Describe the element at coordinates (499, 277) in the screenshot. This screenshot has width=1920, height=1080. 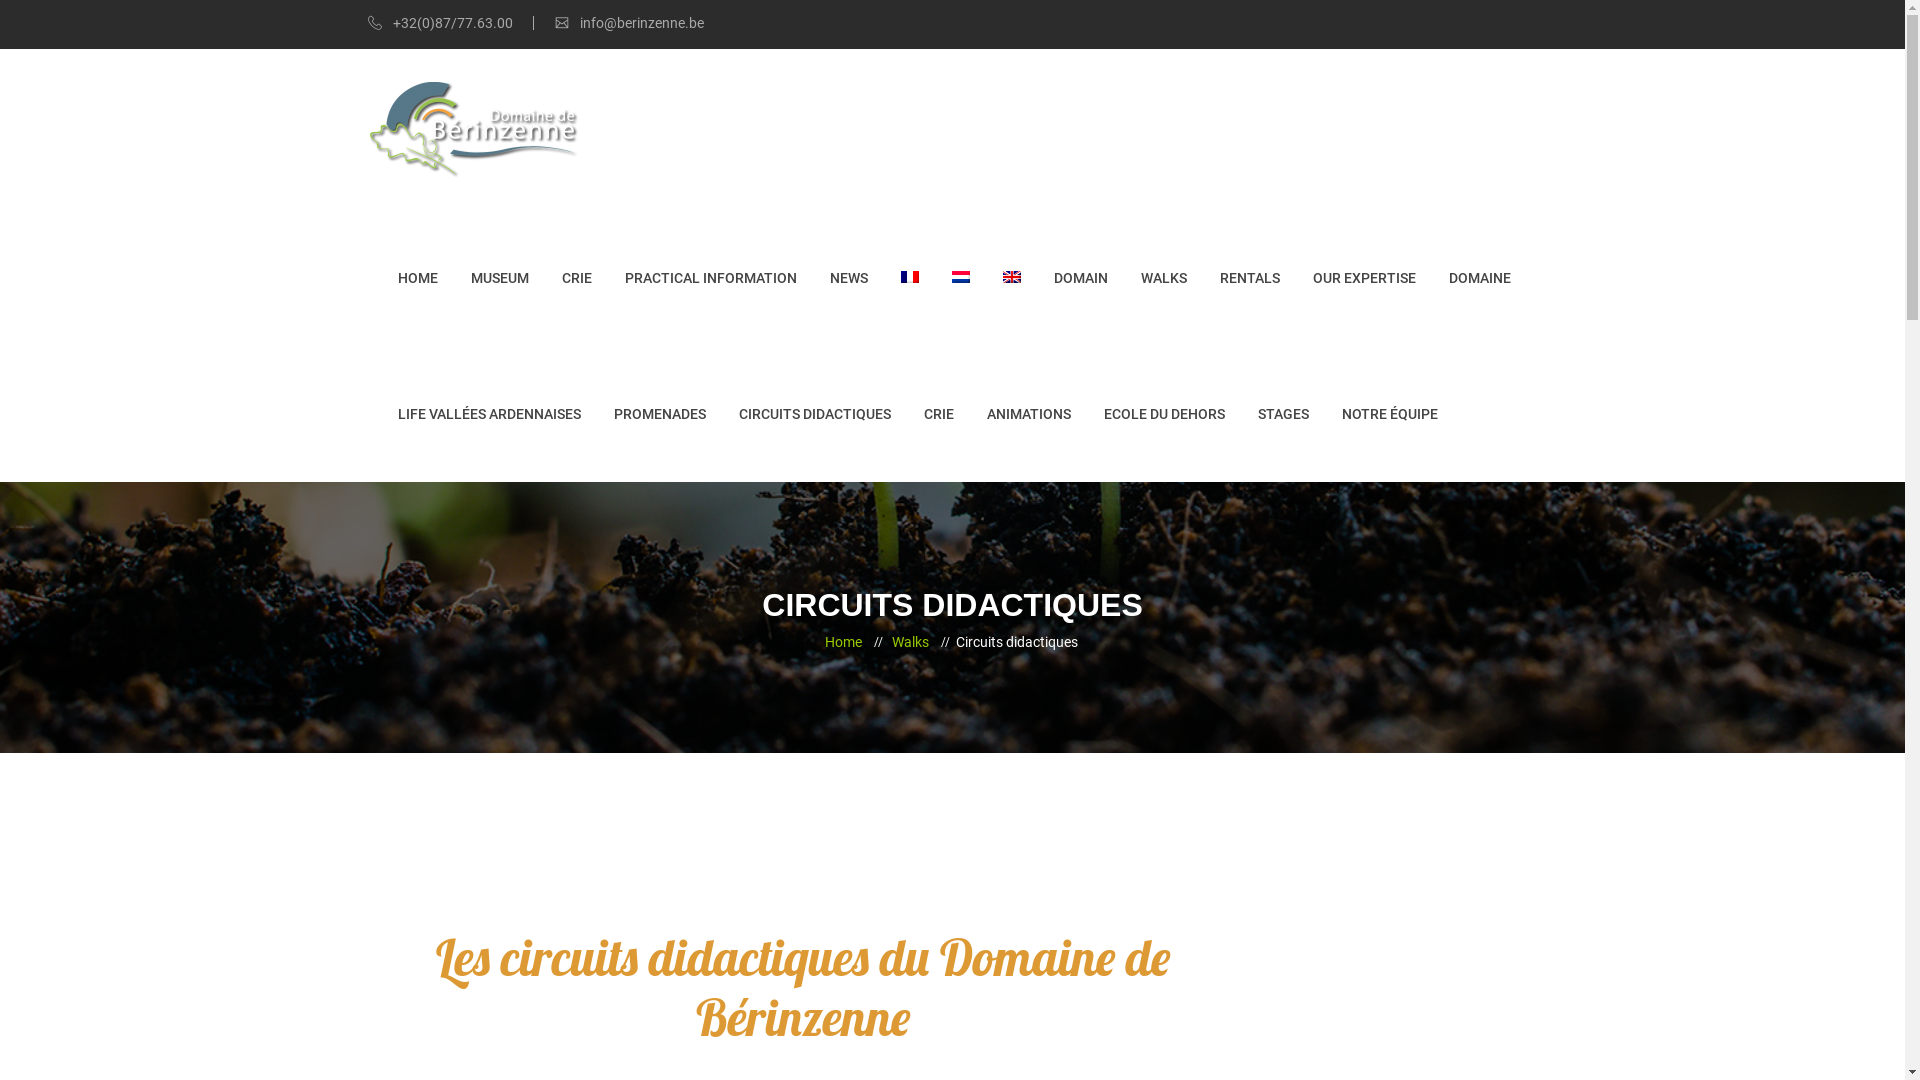
I see `'MUSEUM'` at that location.